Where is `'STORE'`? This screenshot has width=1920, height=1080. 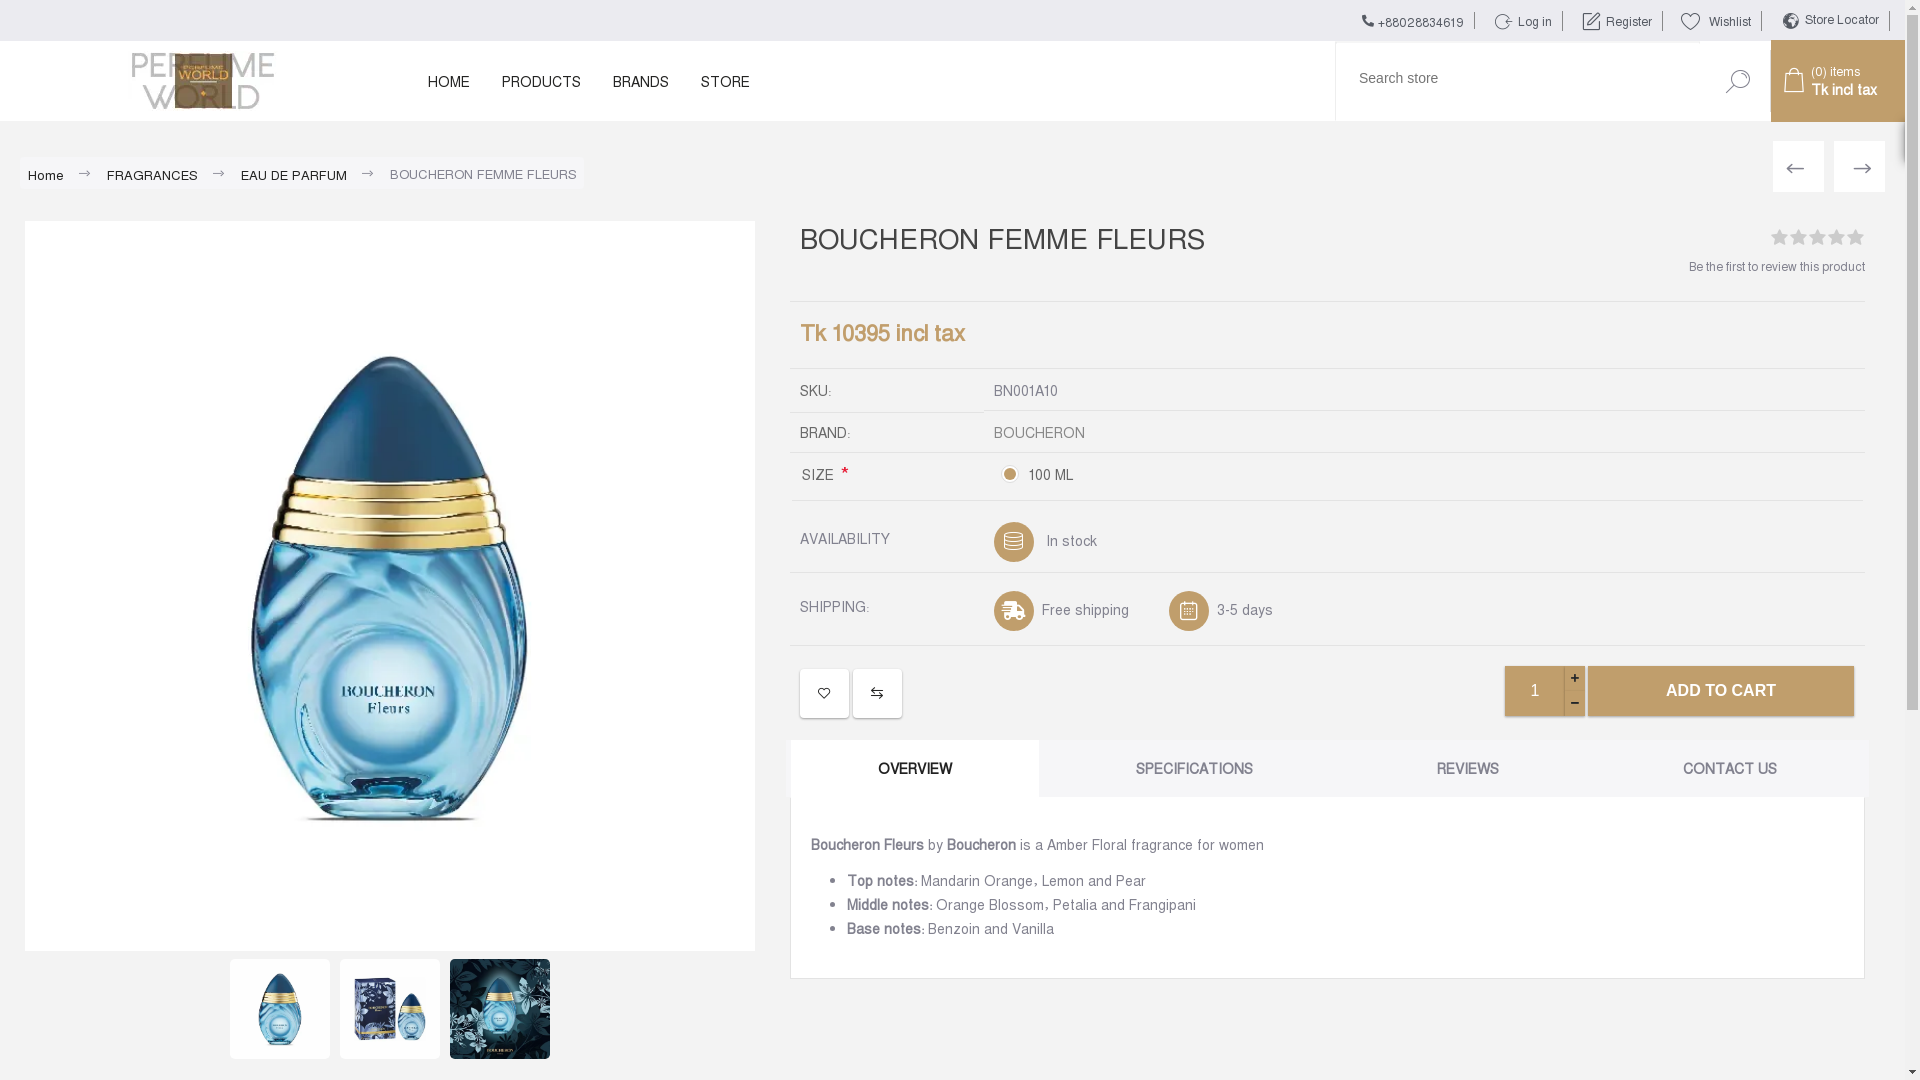
'STORE' is located at coordinates (724, 80).